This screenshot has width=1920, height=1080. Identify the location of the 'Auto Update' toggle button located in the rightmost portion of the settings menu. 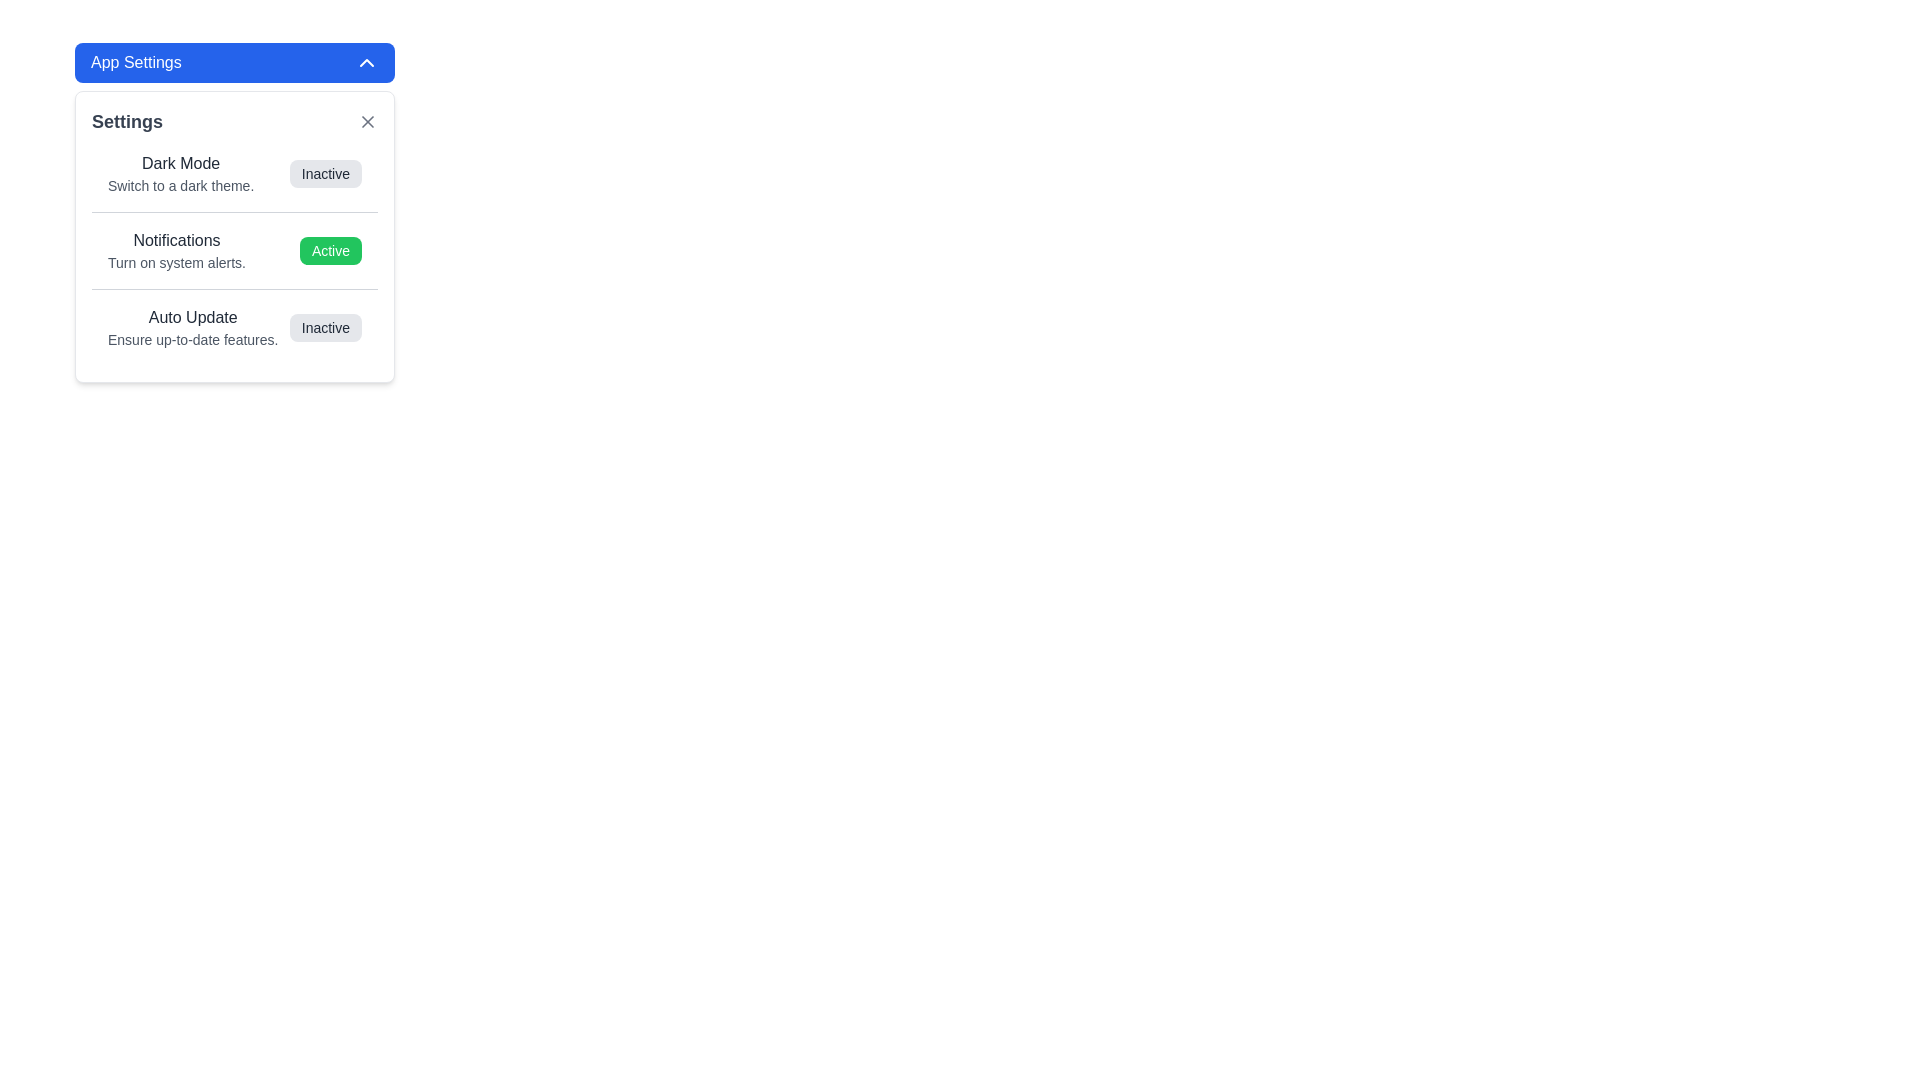
(325, 326).